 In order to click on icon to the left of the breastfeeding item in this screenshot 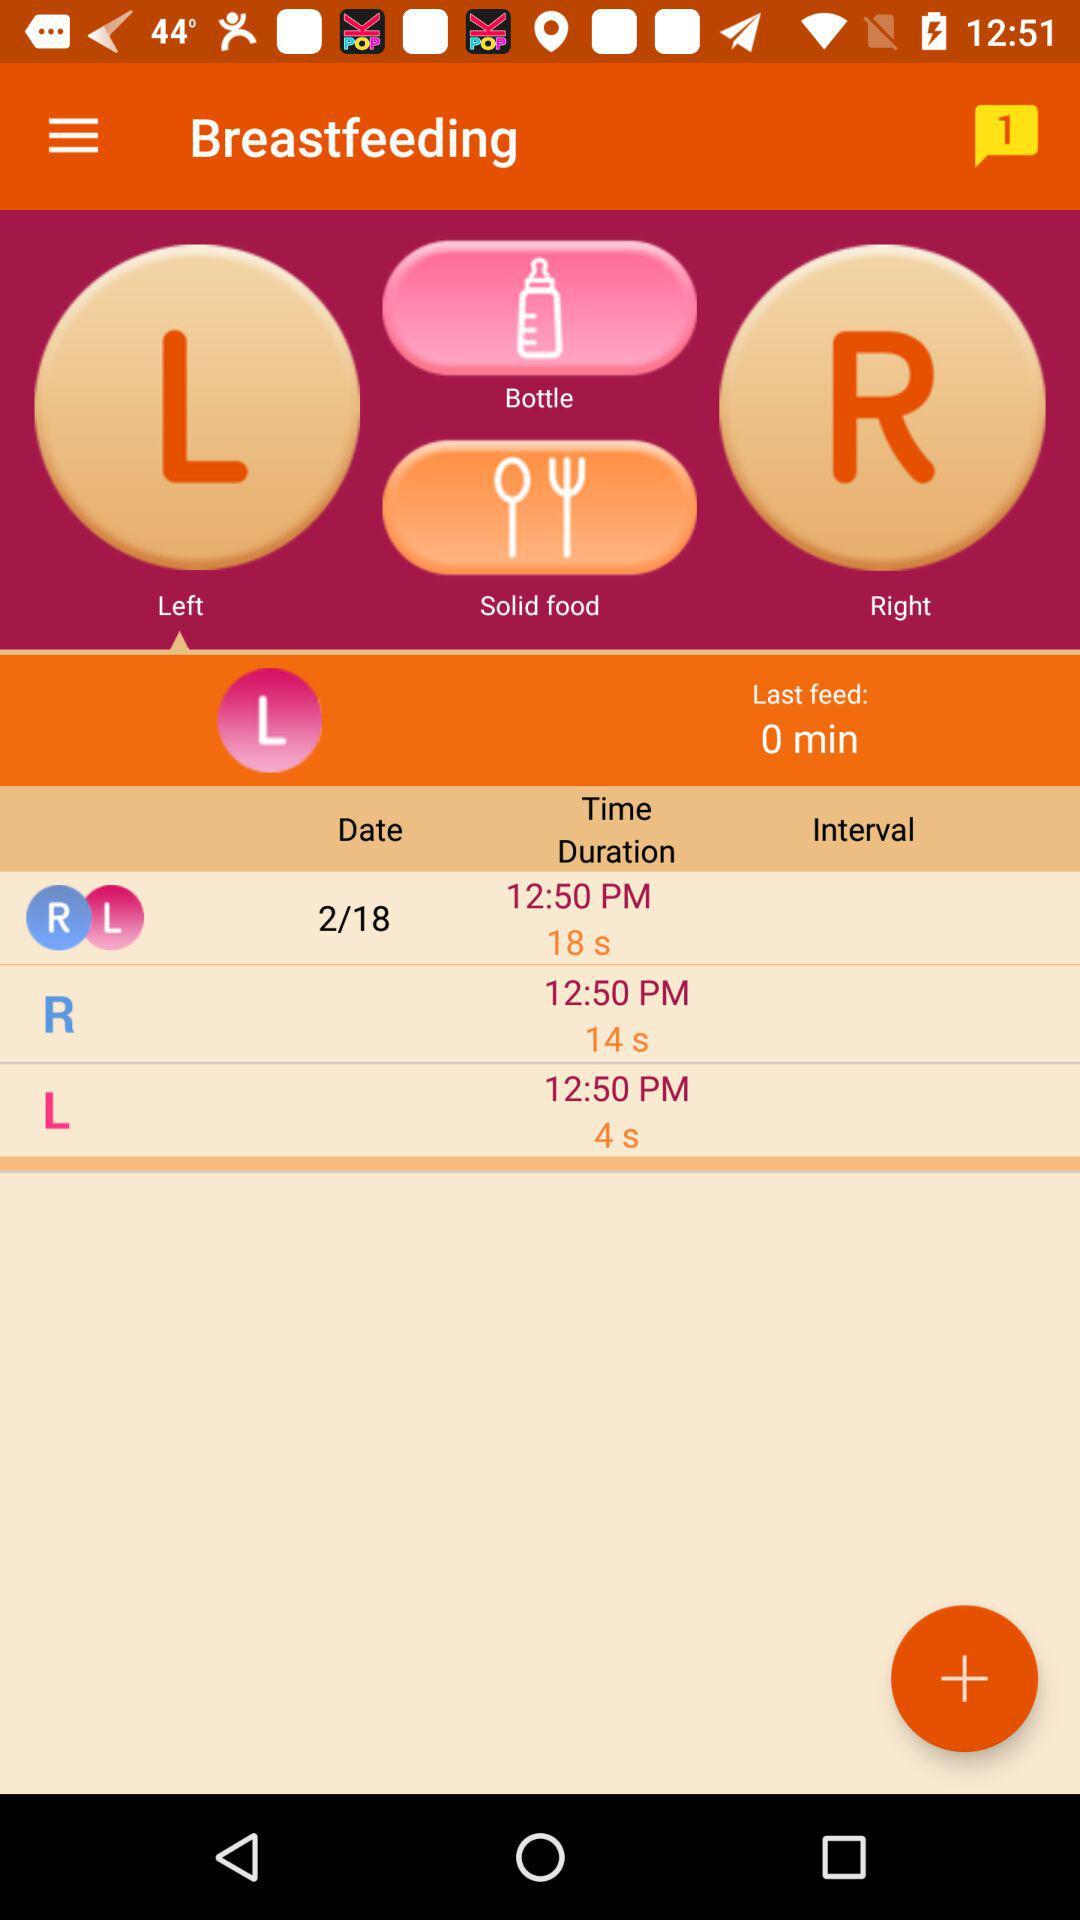, I will do `click(72, 135)`.